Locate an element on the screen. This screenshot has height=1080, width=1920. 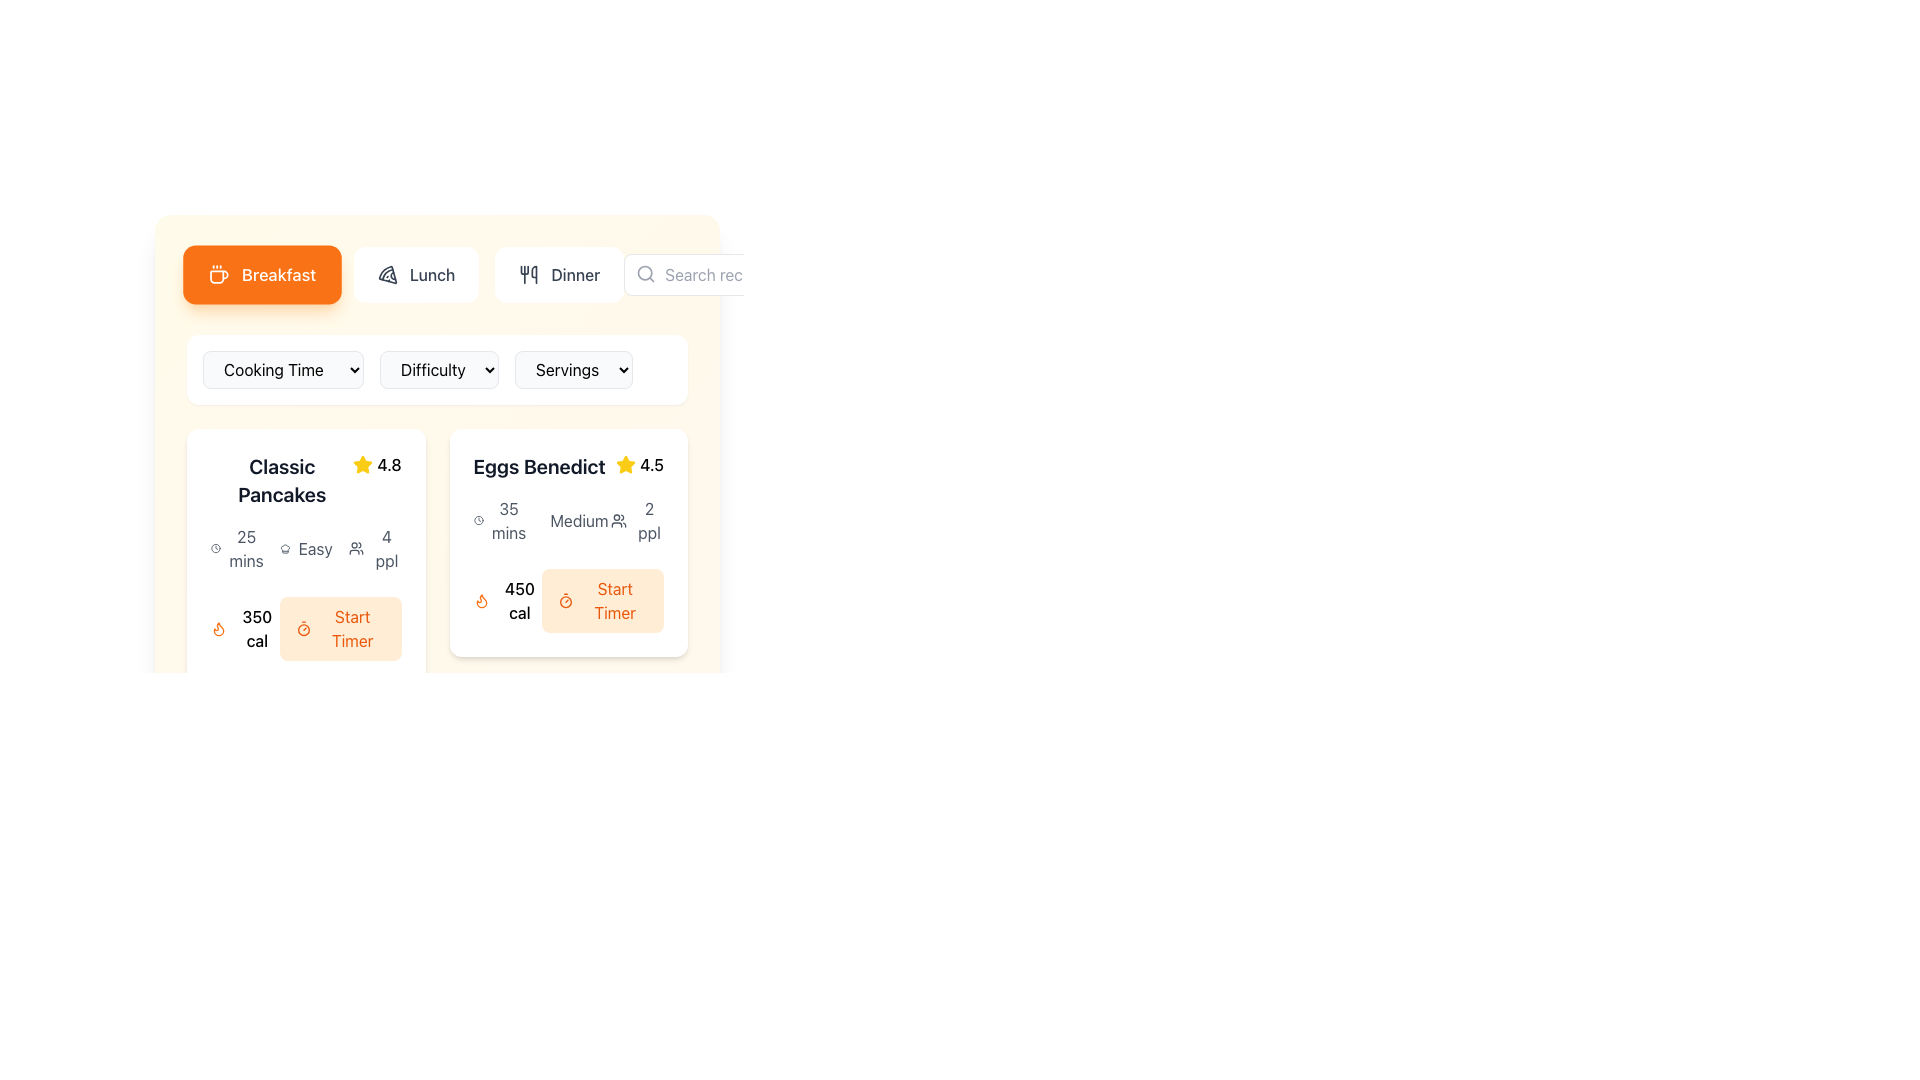
the 'Start Timer' button, which is a rectangular button with a rounded border, light orange background, and orange text, located to the right of '350 cal' in the 'Classic Pancakes' section is located at coordinates (340, 627).